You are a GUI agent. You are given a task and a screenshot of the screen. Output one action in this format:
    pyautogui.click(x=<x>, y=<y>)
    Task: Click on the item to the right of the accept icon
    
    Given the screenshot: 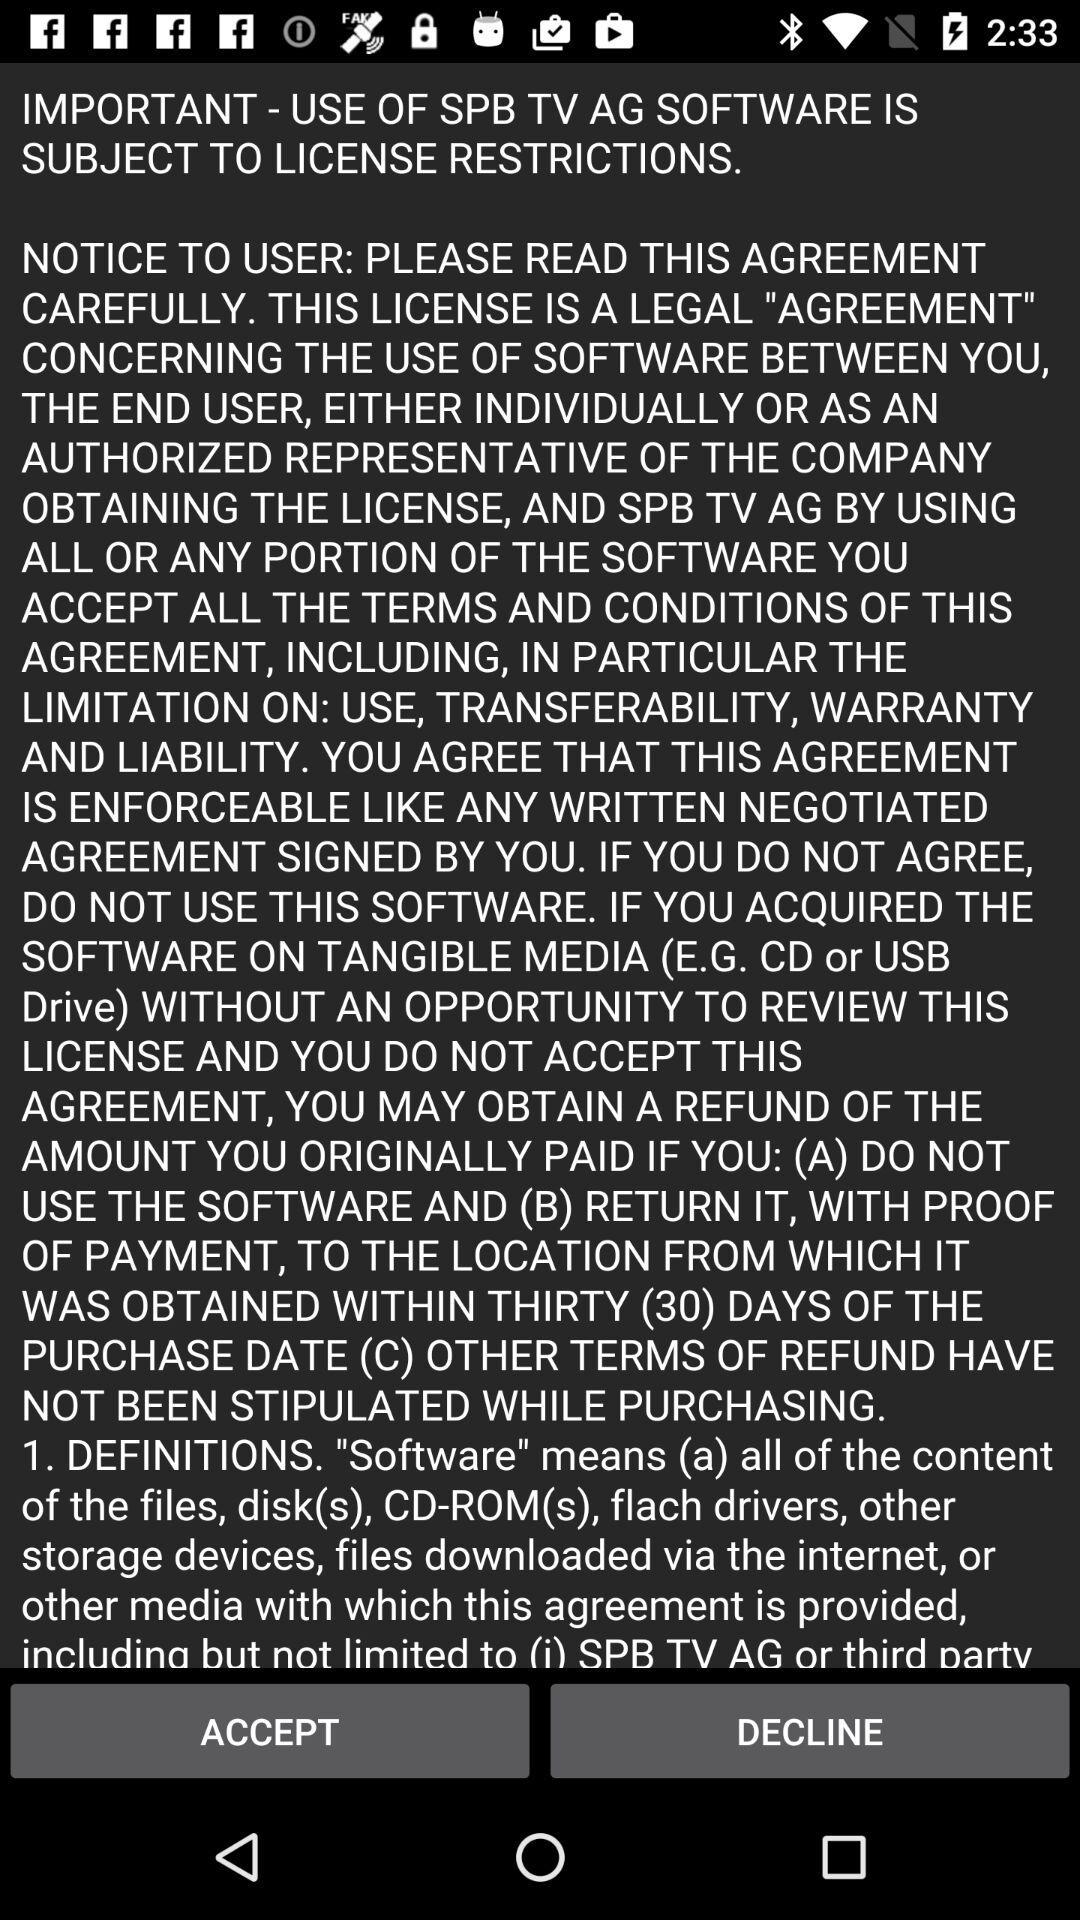 What is the action you would take?
    pyautogui.click(x=810, y=1730)
    